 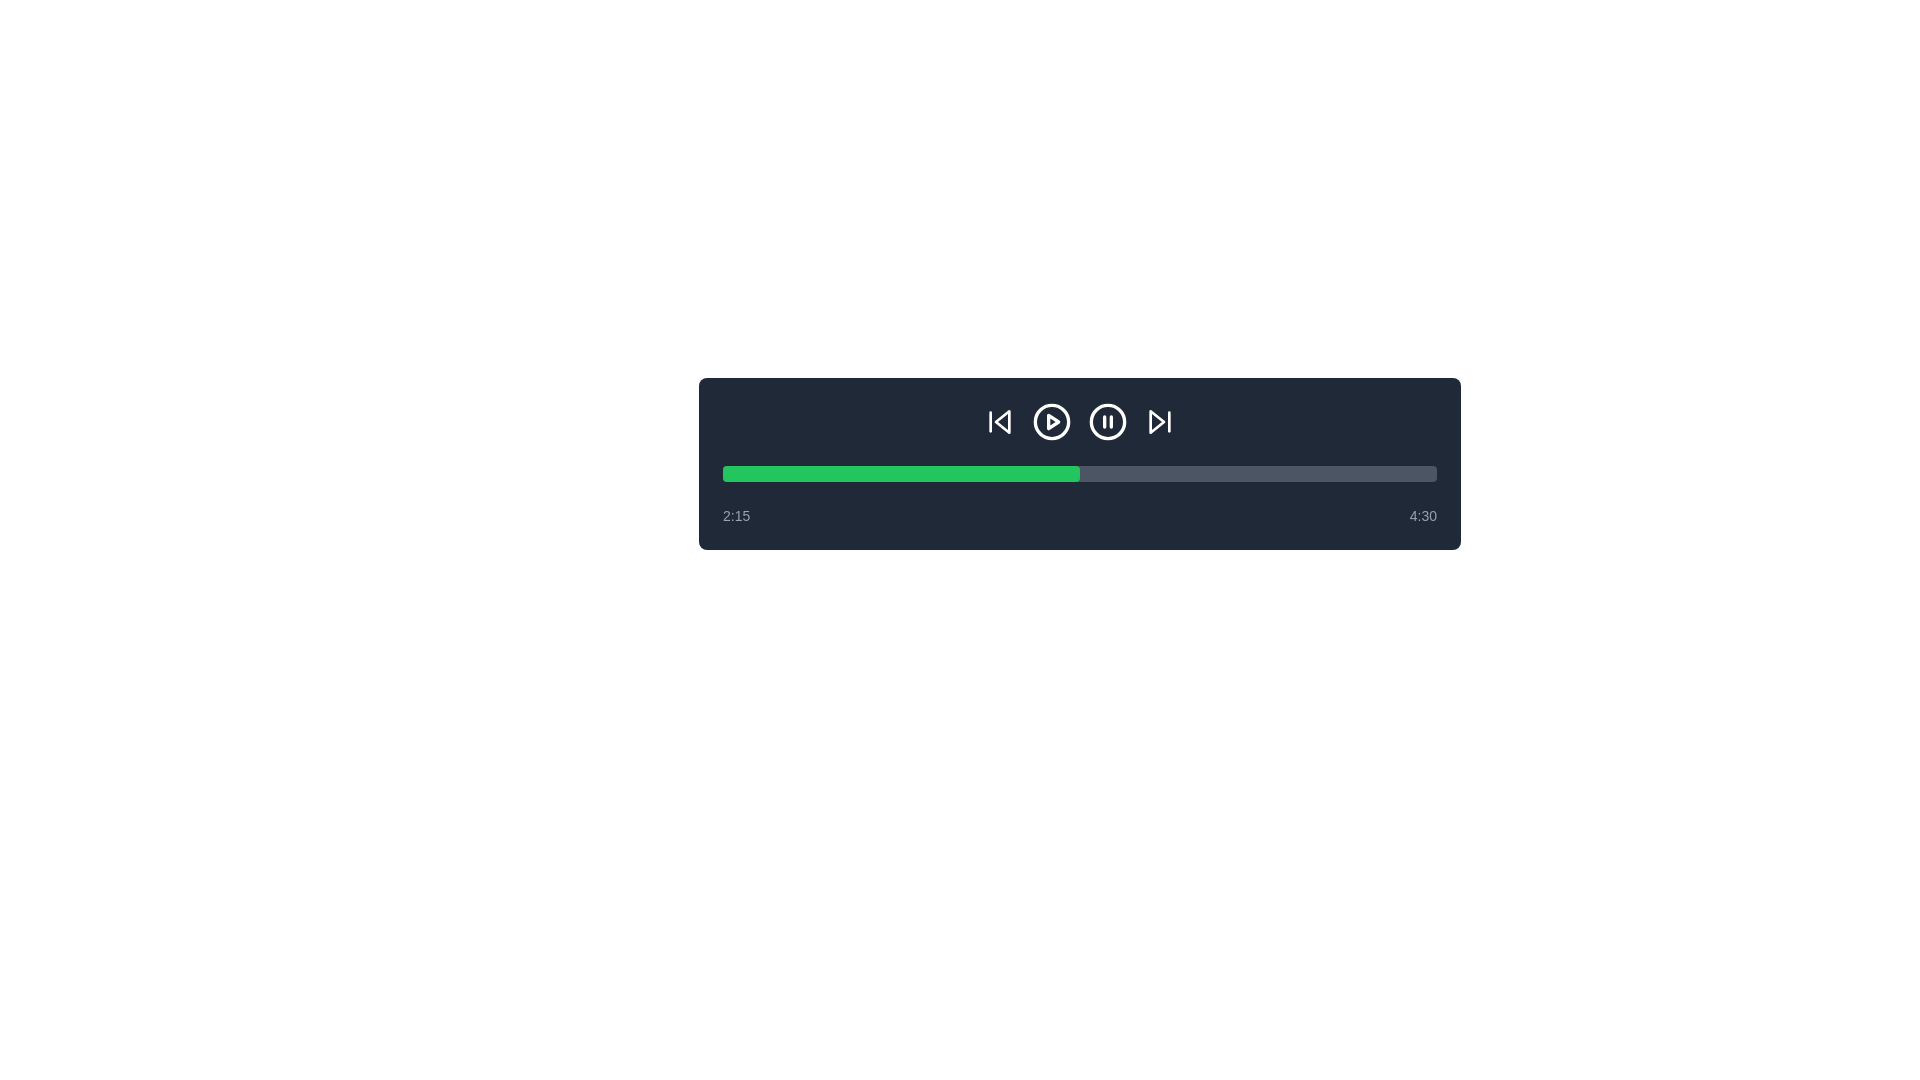 What do you see at coordinates (999, 420) in the screenshot?
I see `the 'Skip Back' button, which is the first control button from the left in the media control panel` at bounding box center [999, 420].